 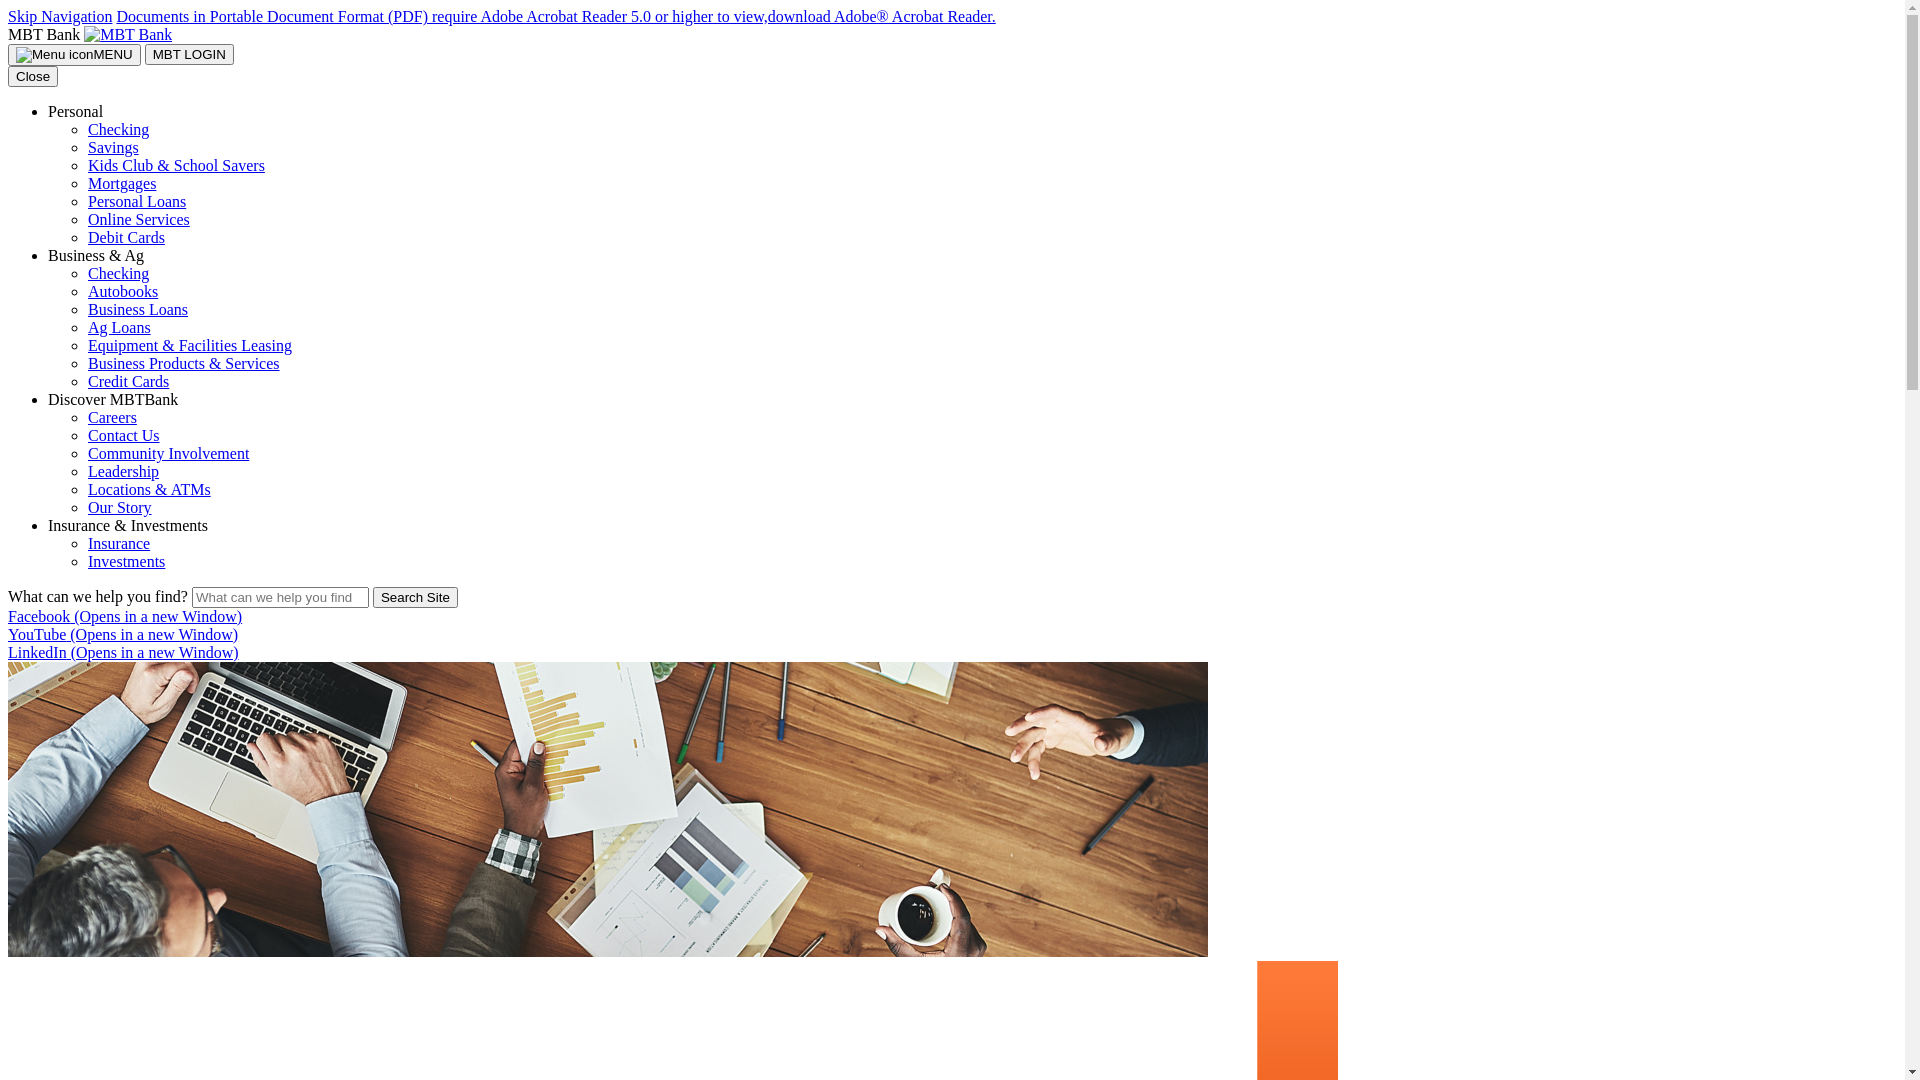 I want to click on 'Personal Loans', so click(x=136, y=201).